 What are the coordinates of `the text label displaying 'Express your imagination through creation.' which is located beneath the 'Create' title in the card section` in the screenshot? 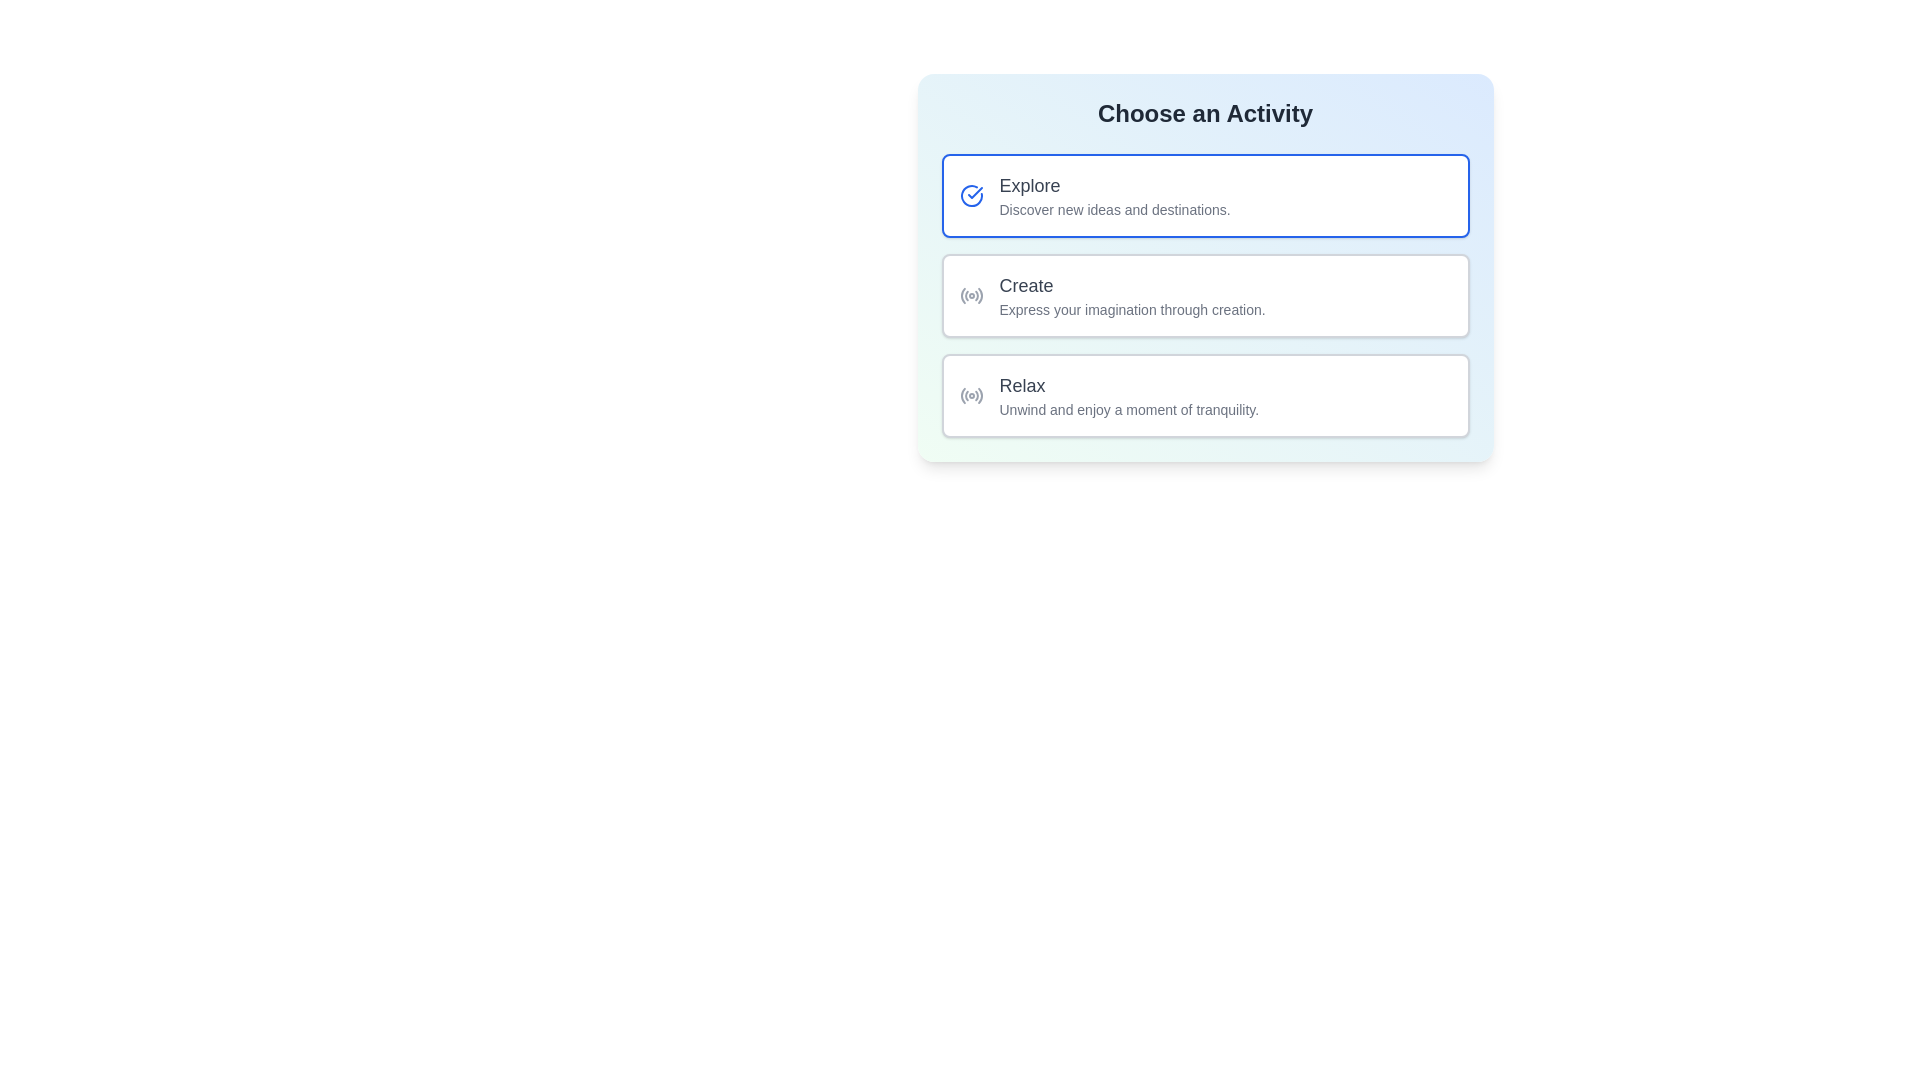 It's located at (1132, 309).